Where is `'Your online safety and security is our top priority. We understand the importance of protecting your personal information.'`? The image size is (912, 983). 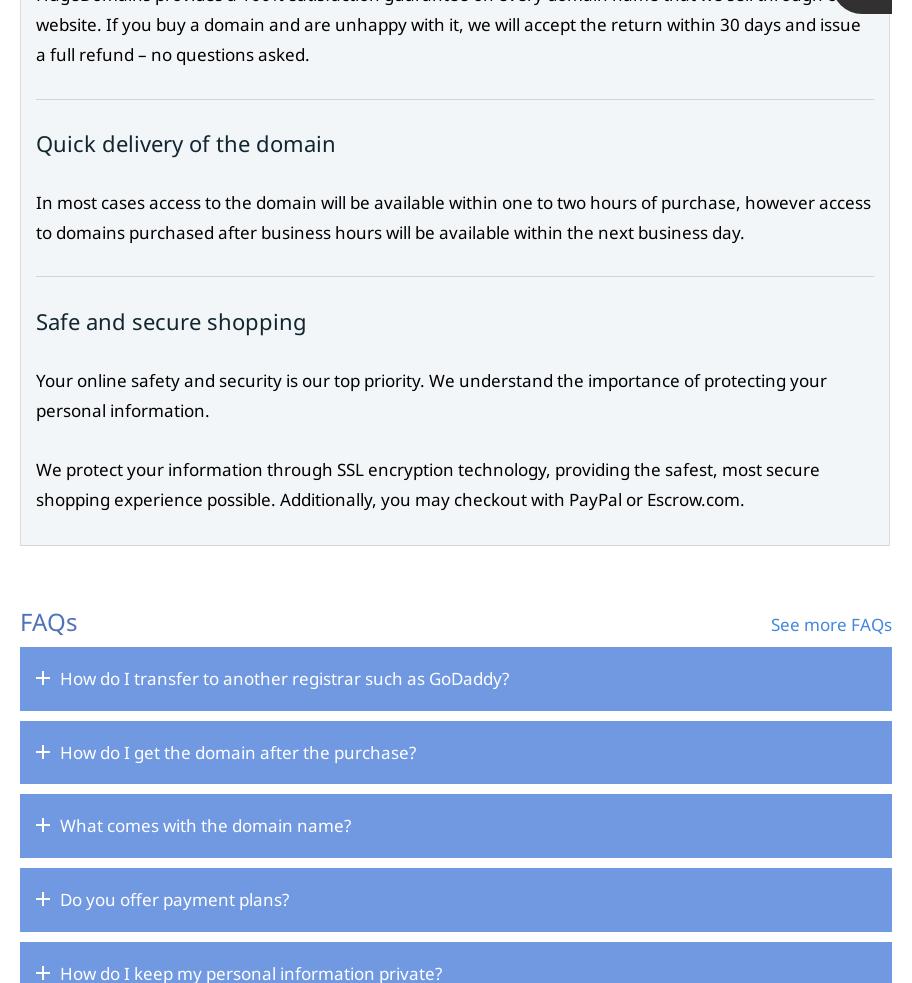 'Your online safety and security is our top priority. We understand the importance of protecting your personal information.' is located at coordinates (430, 393).